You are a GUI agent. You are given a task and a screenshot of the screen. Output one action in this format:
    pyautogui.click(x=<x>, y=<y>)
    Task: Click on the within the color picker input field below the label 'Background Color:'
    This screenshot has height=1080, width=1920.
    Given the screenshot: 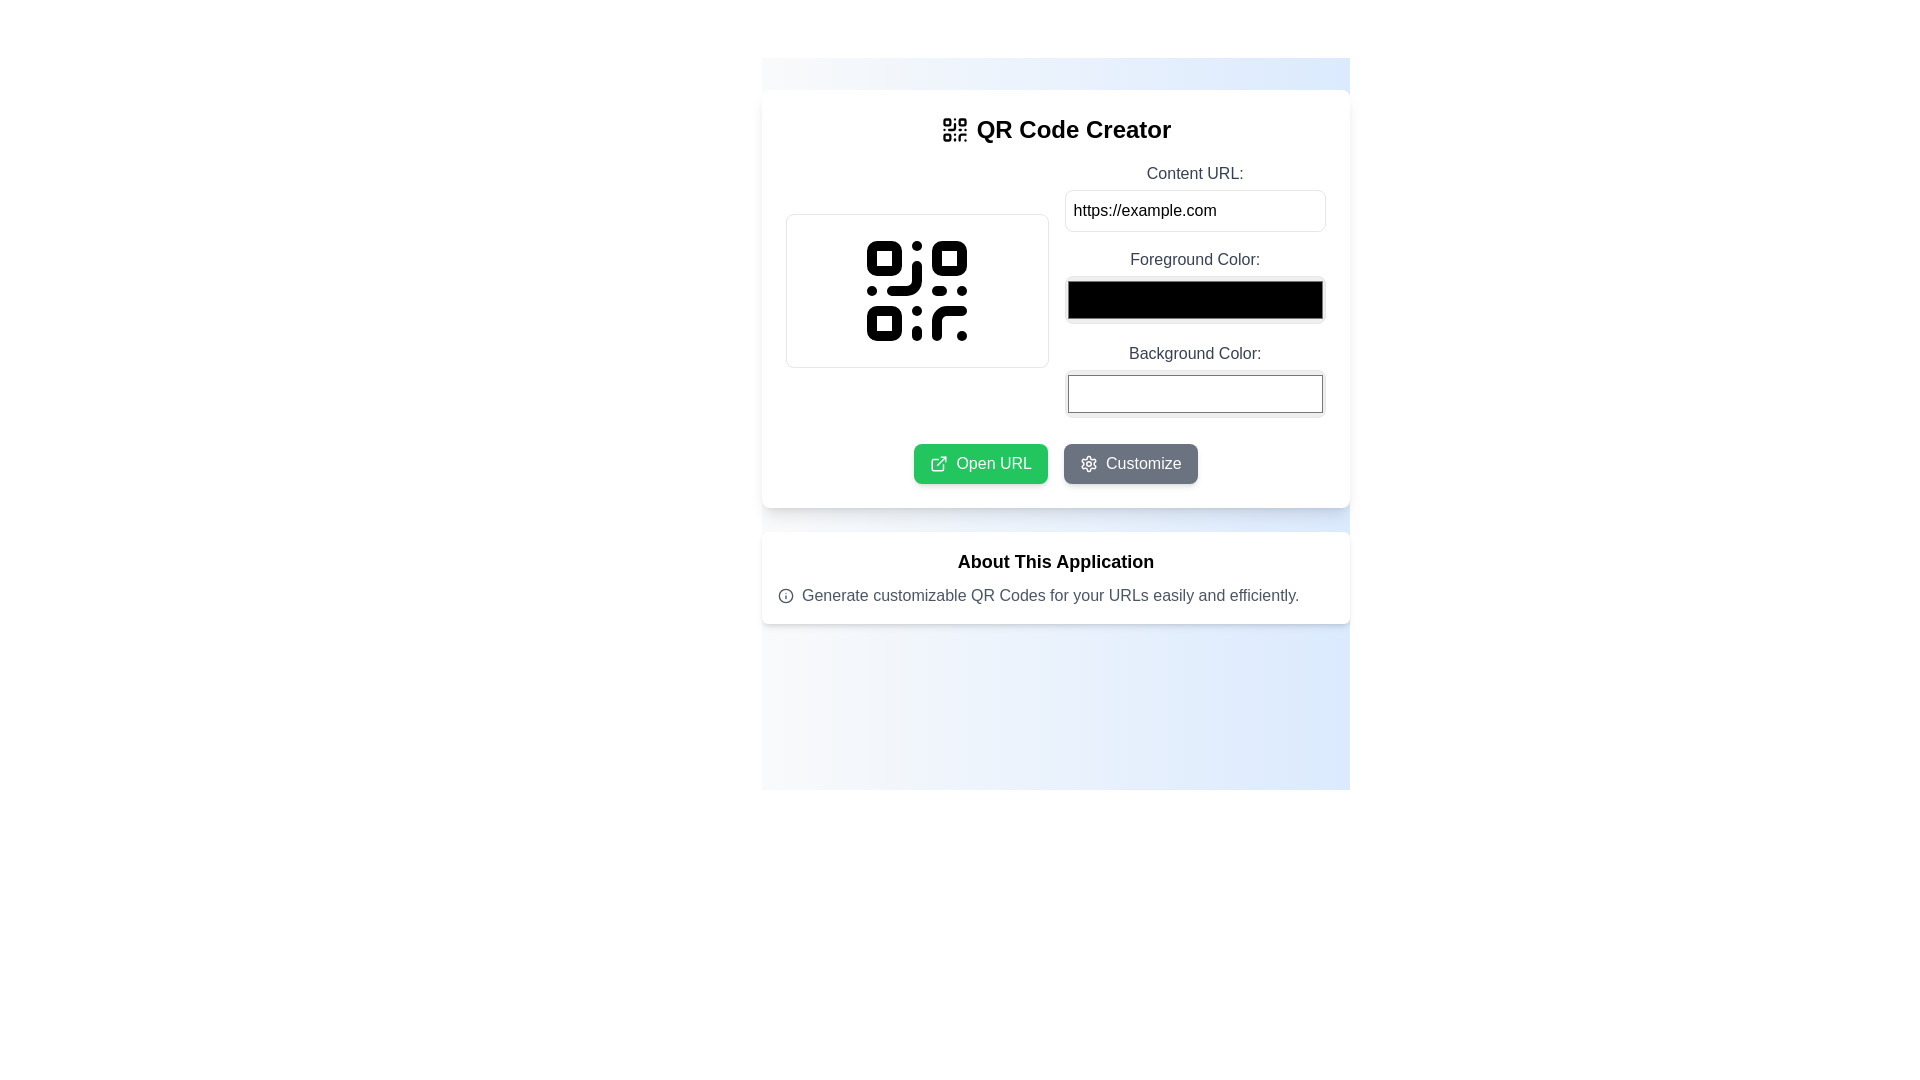 What is the action you would take?
    pyautogui.click(x=1195, y=393)
    